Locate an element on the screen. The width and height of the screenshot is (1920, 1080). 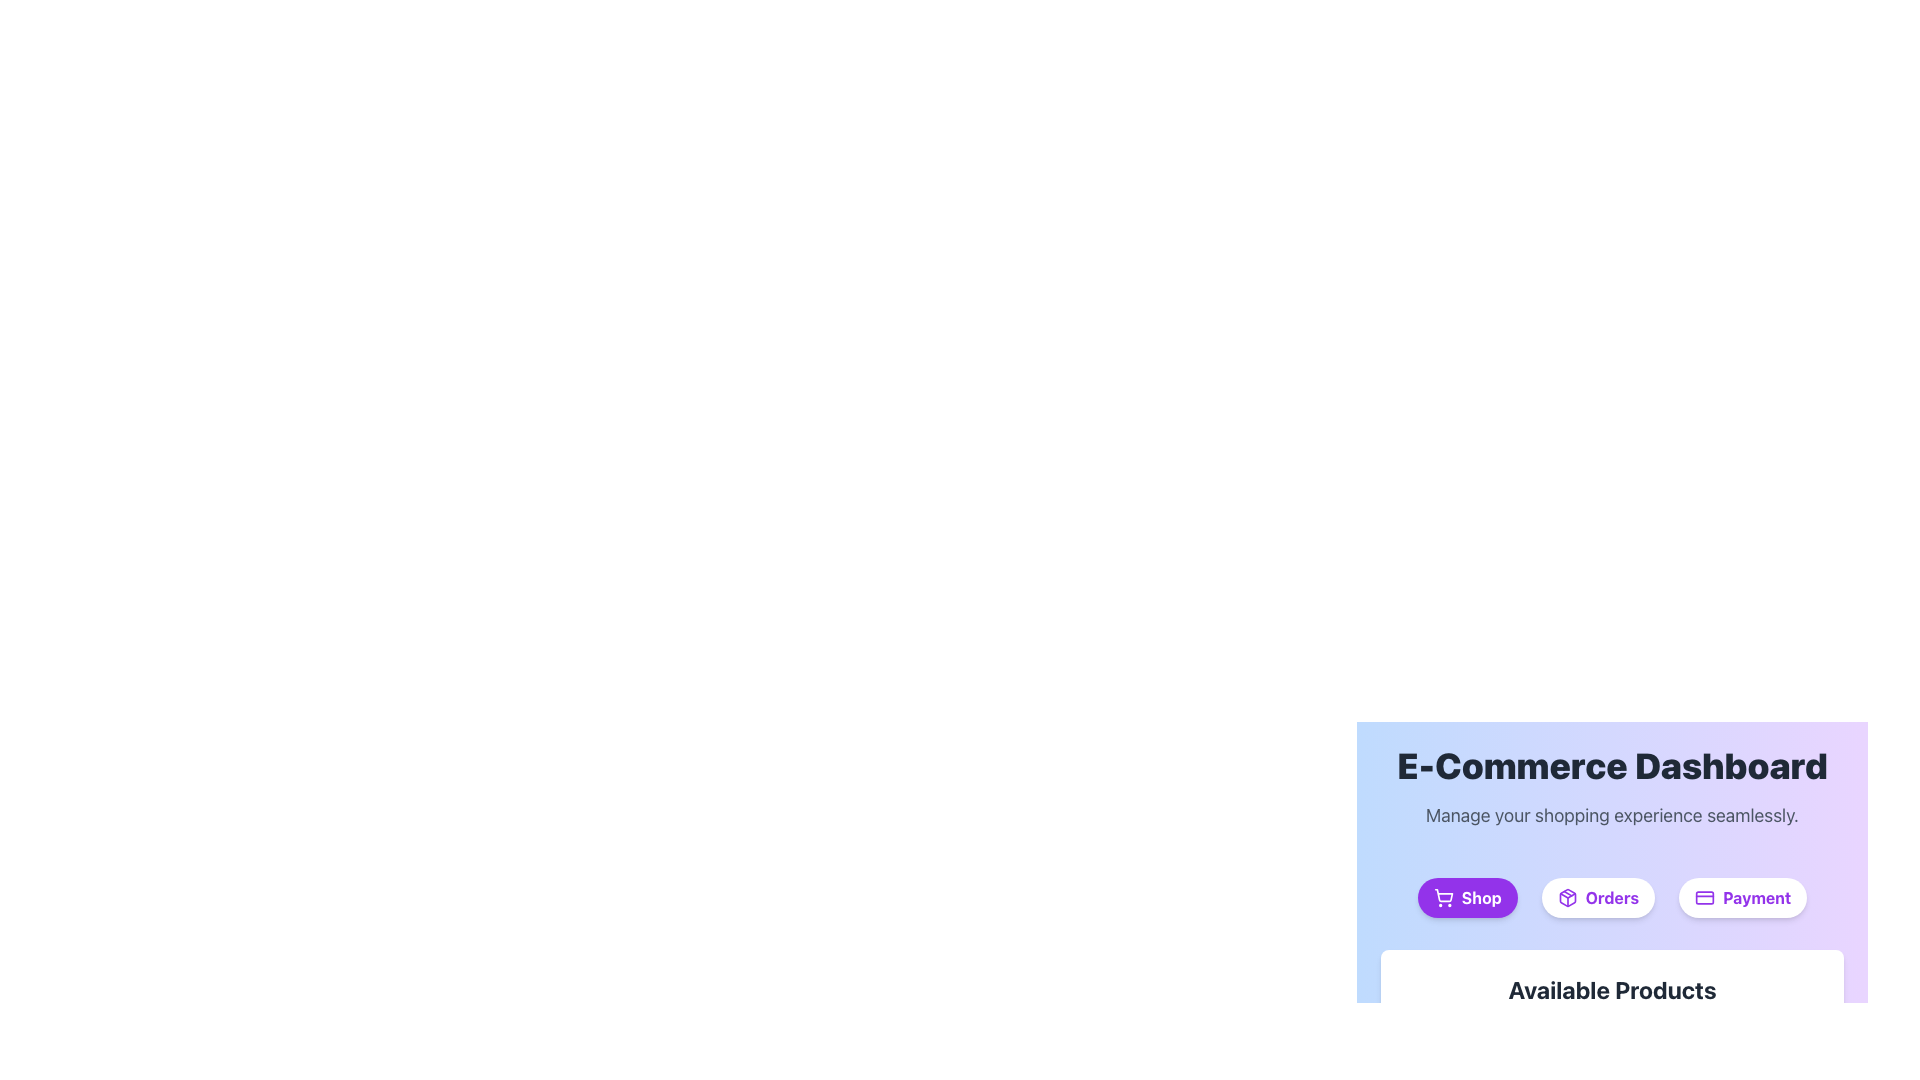
header text 'E-Commerce Dashboard' to understand the dashboard's purpose, which is styled in large bold sans-serif font and positioned at the top of the section is located at coordinates (1612, 765).